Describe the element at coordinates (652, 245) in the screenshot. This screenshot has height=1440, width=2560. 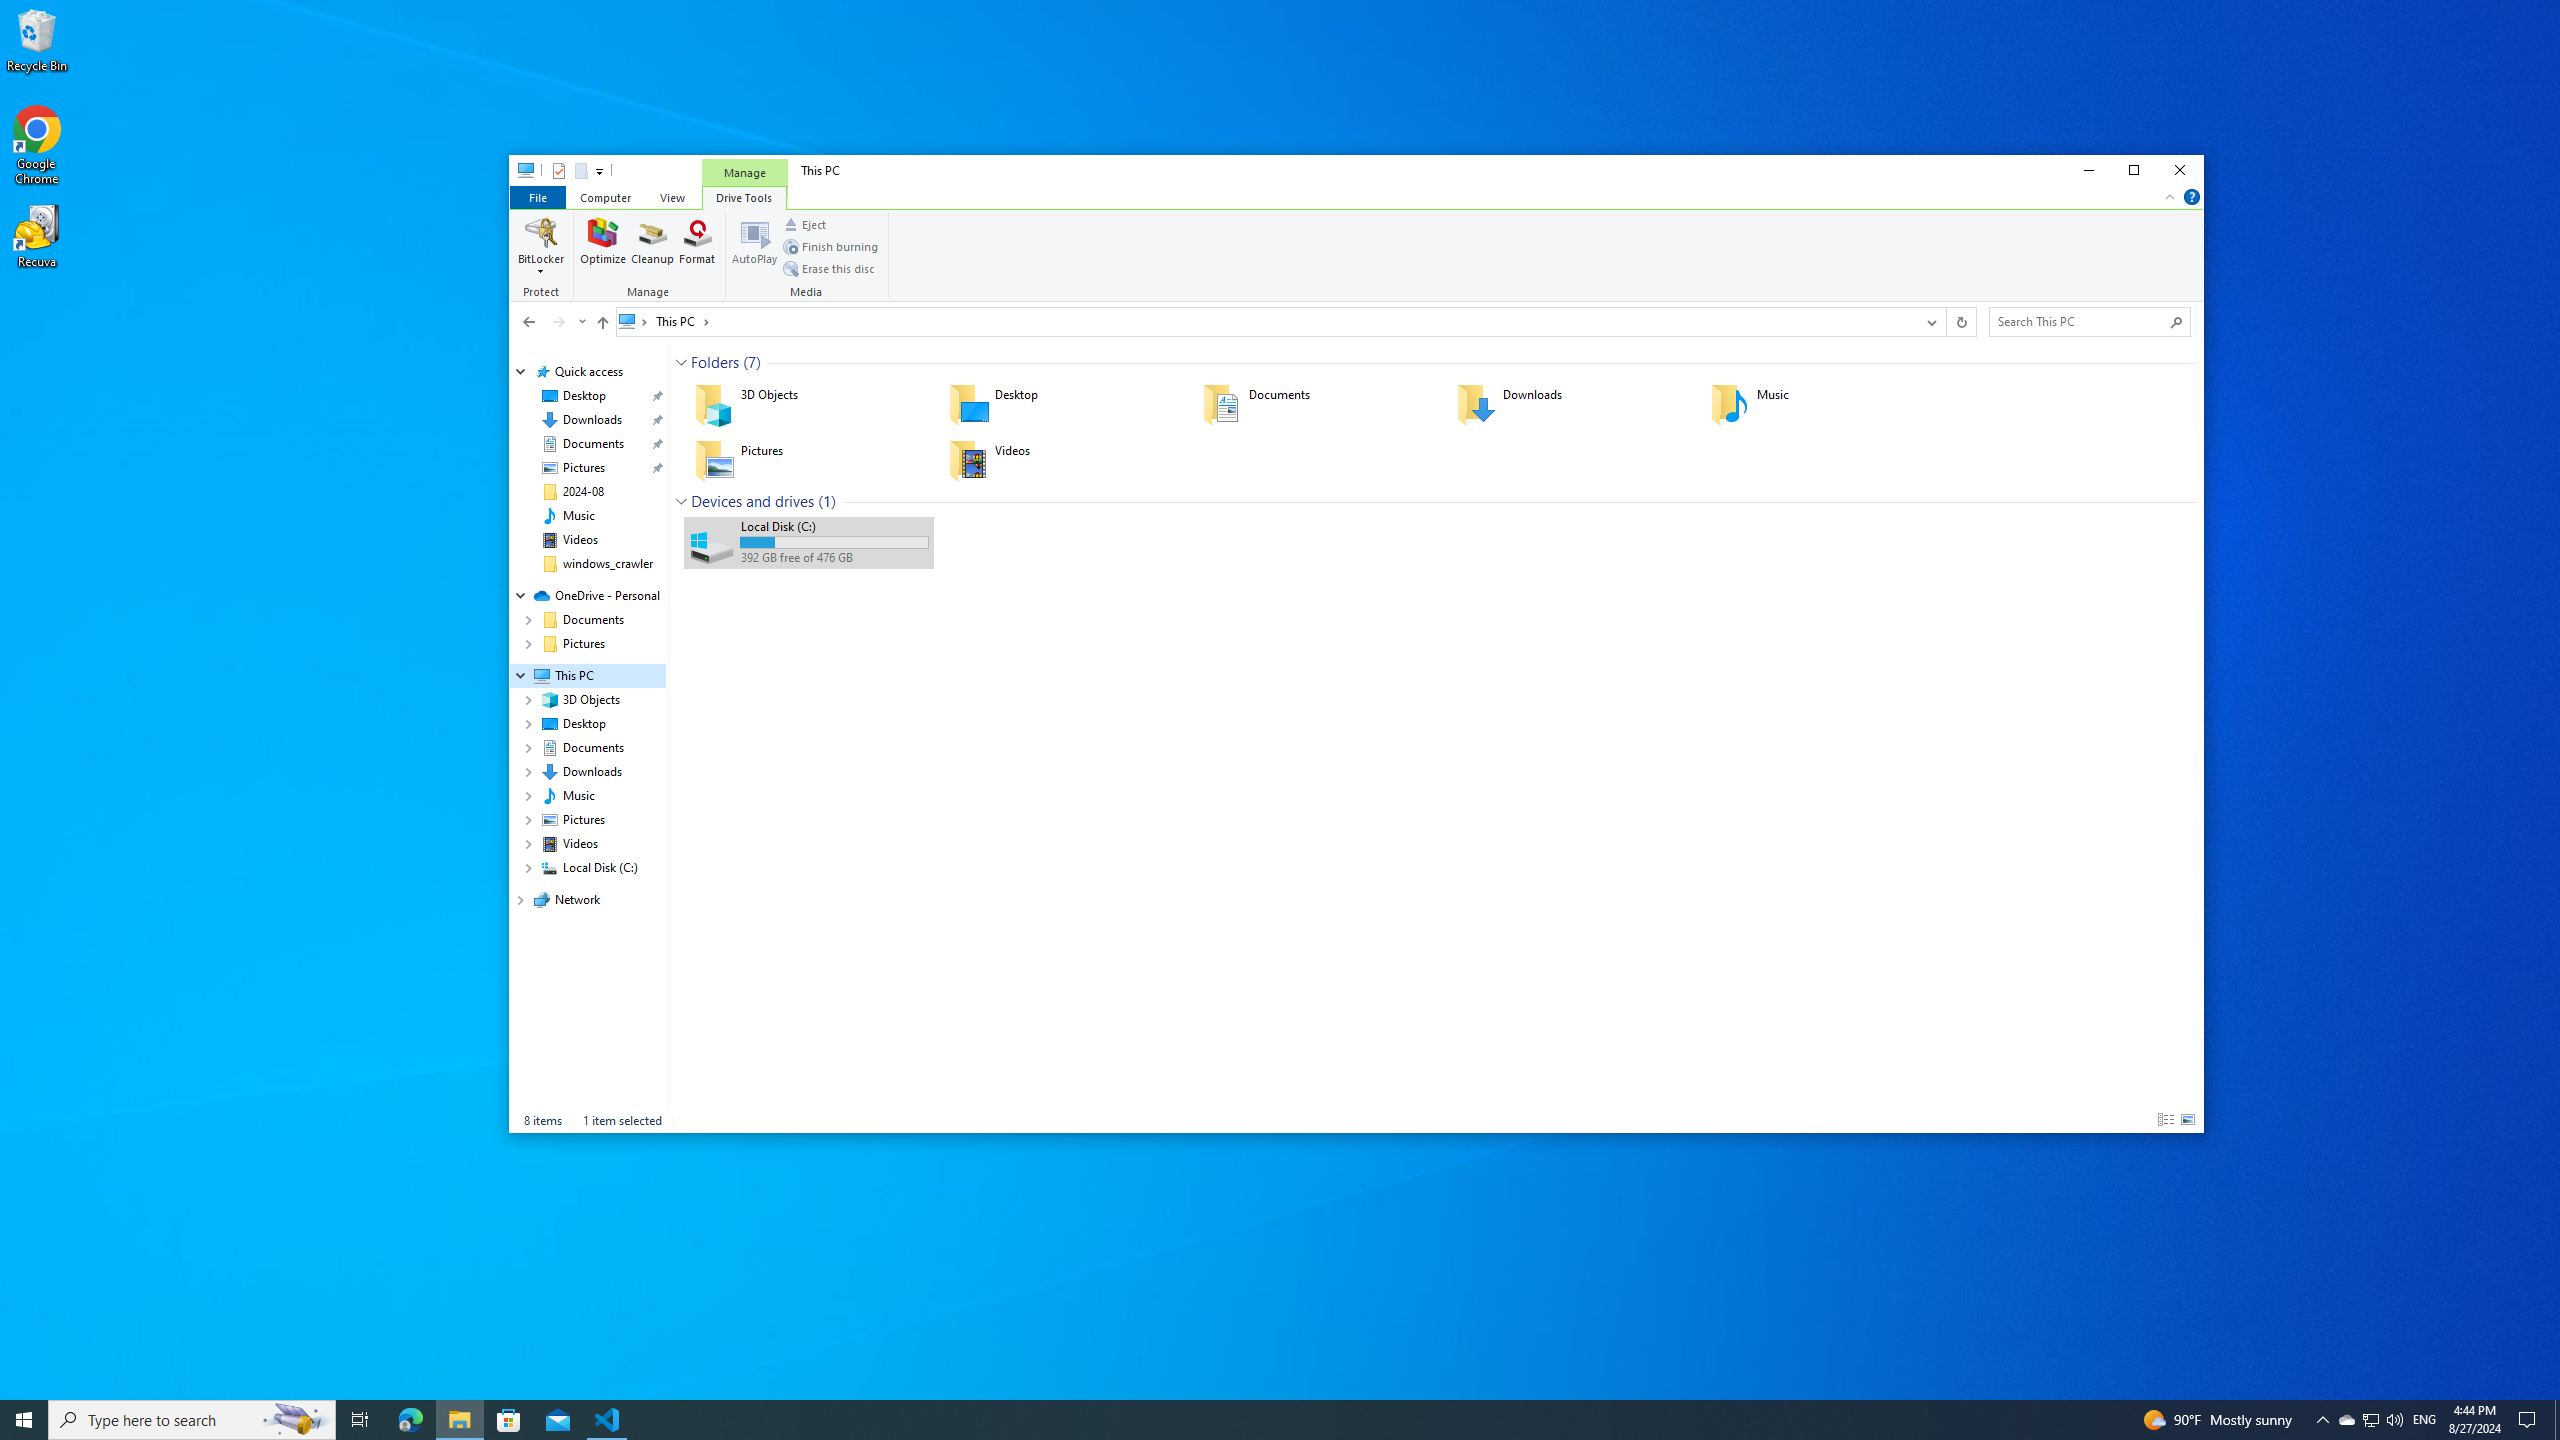
I see `'Cleanup'` at that location.